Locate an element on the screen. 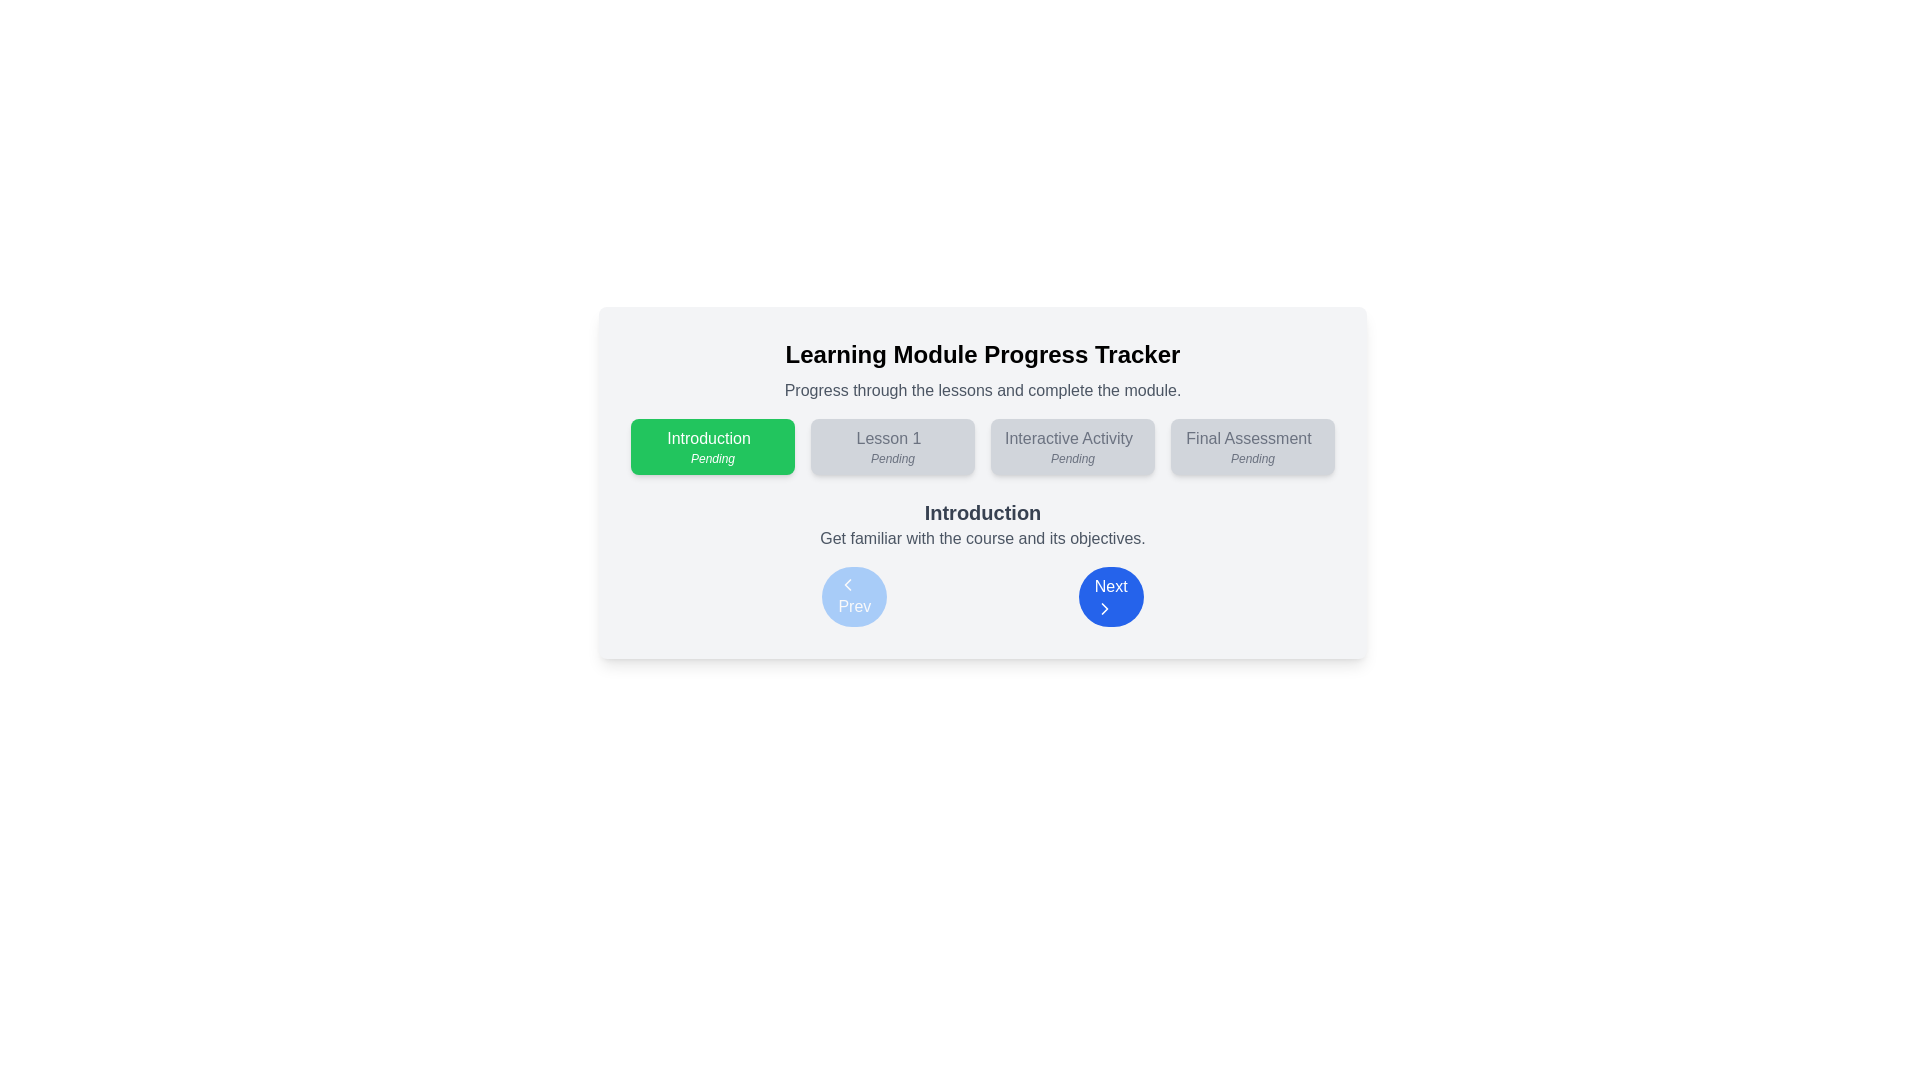 Image resolution: width=1920 pixels, height=1080 pixels. the 'Lesson 1' button, which is a rectangular button with a light gray background and centered text is located at coordinates (891, 446).